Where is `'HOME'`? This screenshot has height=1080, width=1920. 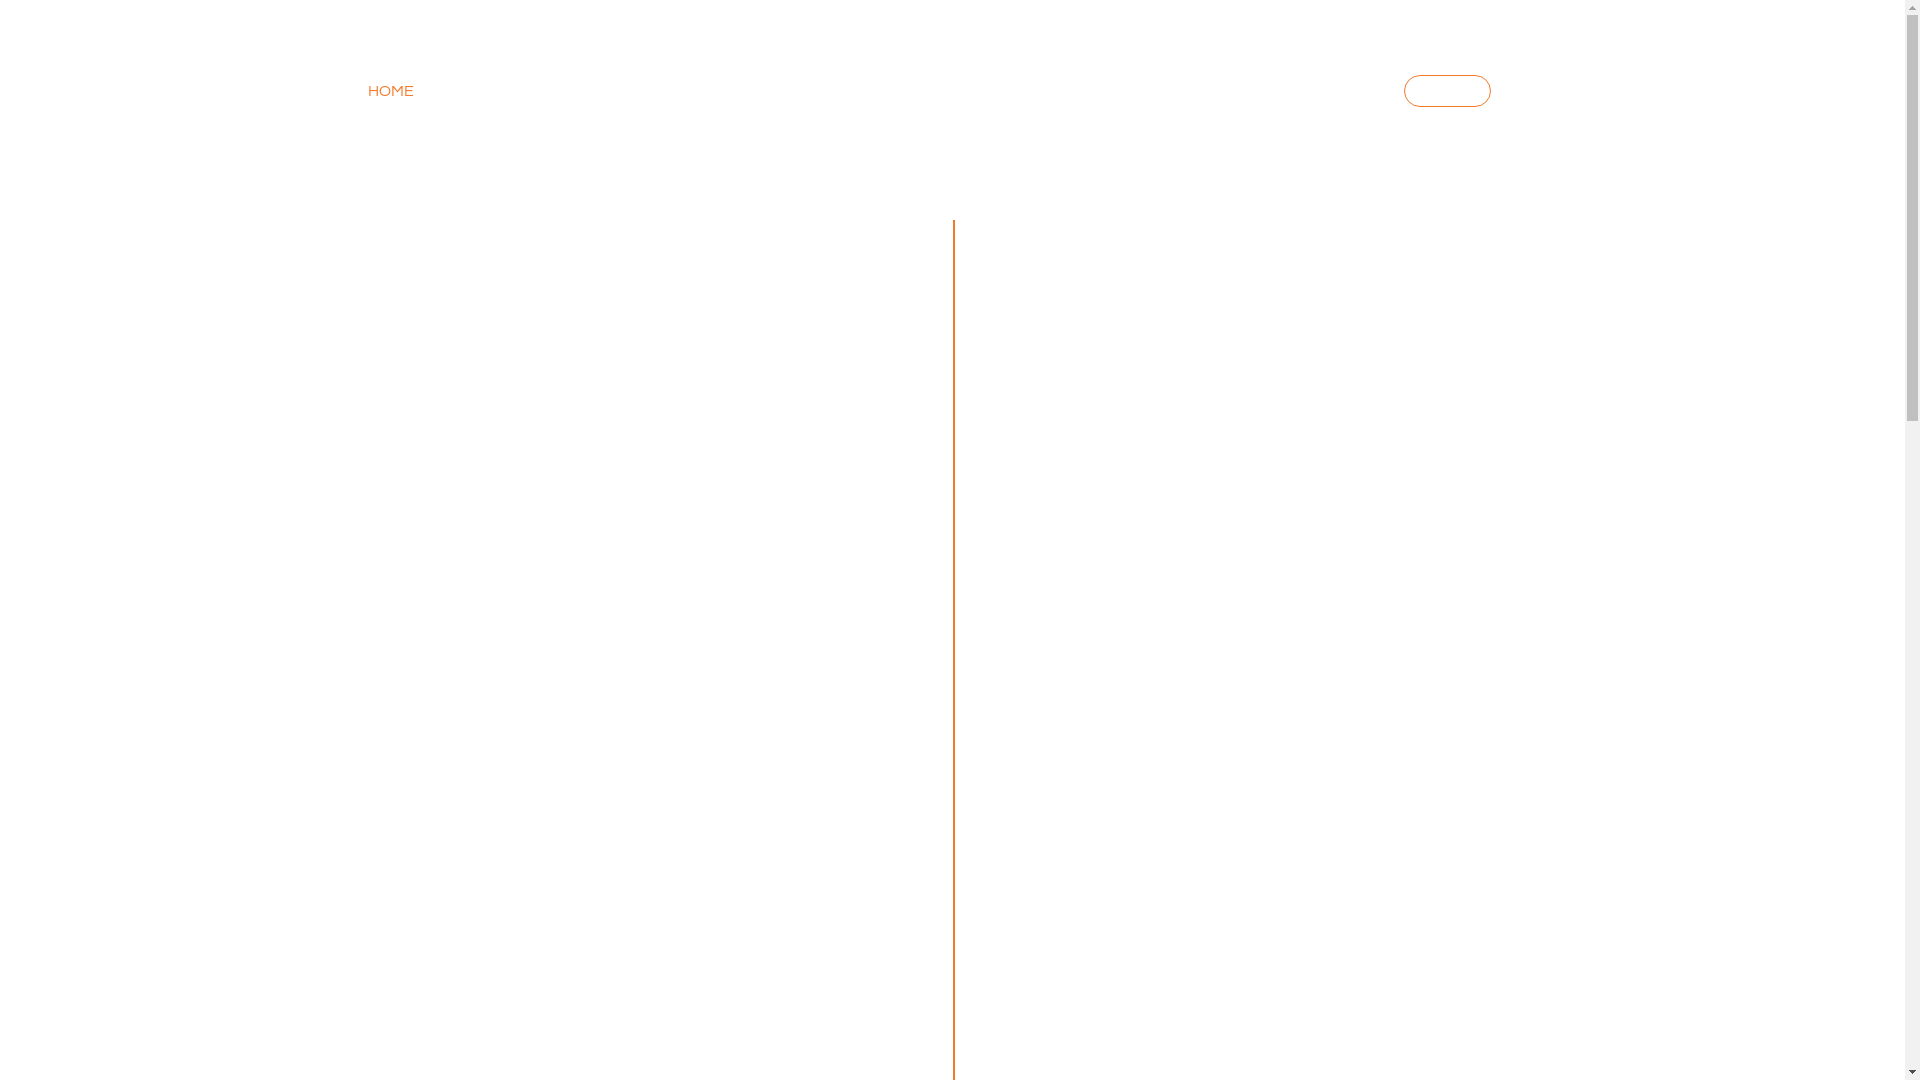
'HOME' is located at coordinates (368, 91).